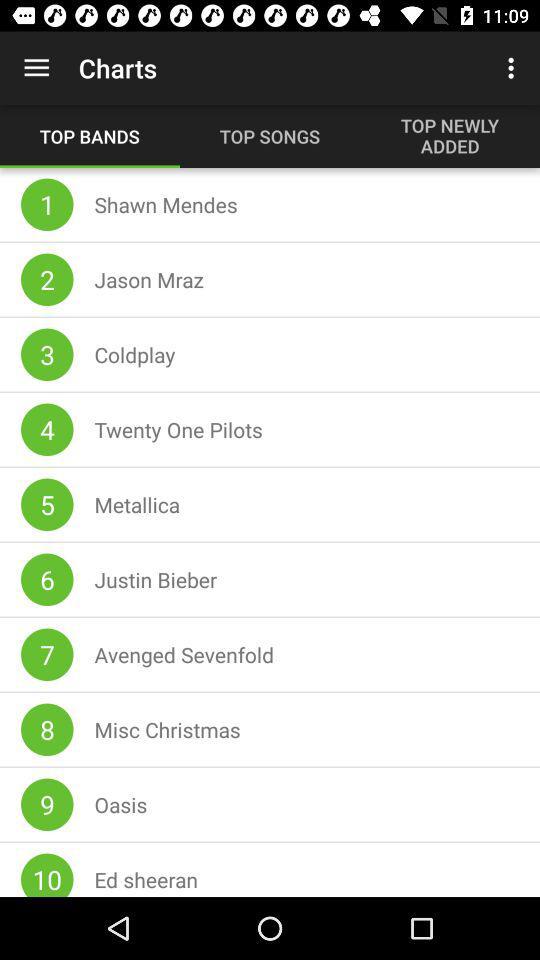 This screenshot has height=960, width=540. I want to click on the icon below the avenged sevenfold icon, so click(166, 728).